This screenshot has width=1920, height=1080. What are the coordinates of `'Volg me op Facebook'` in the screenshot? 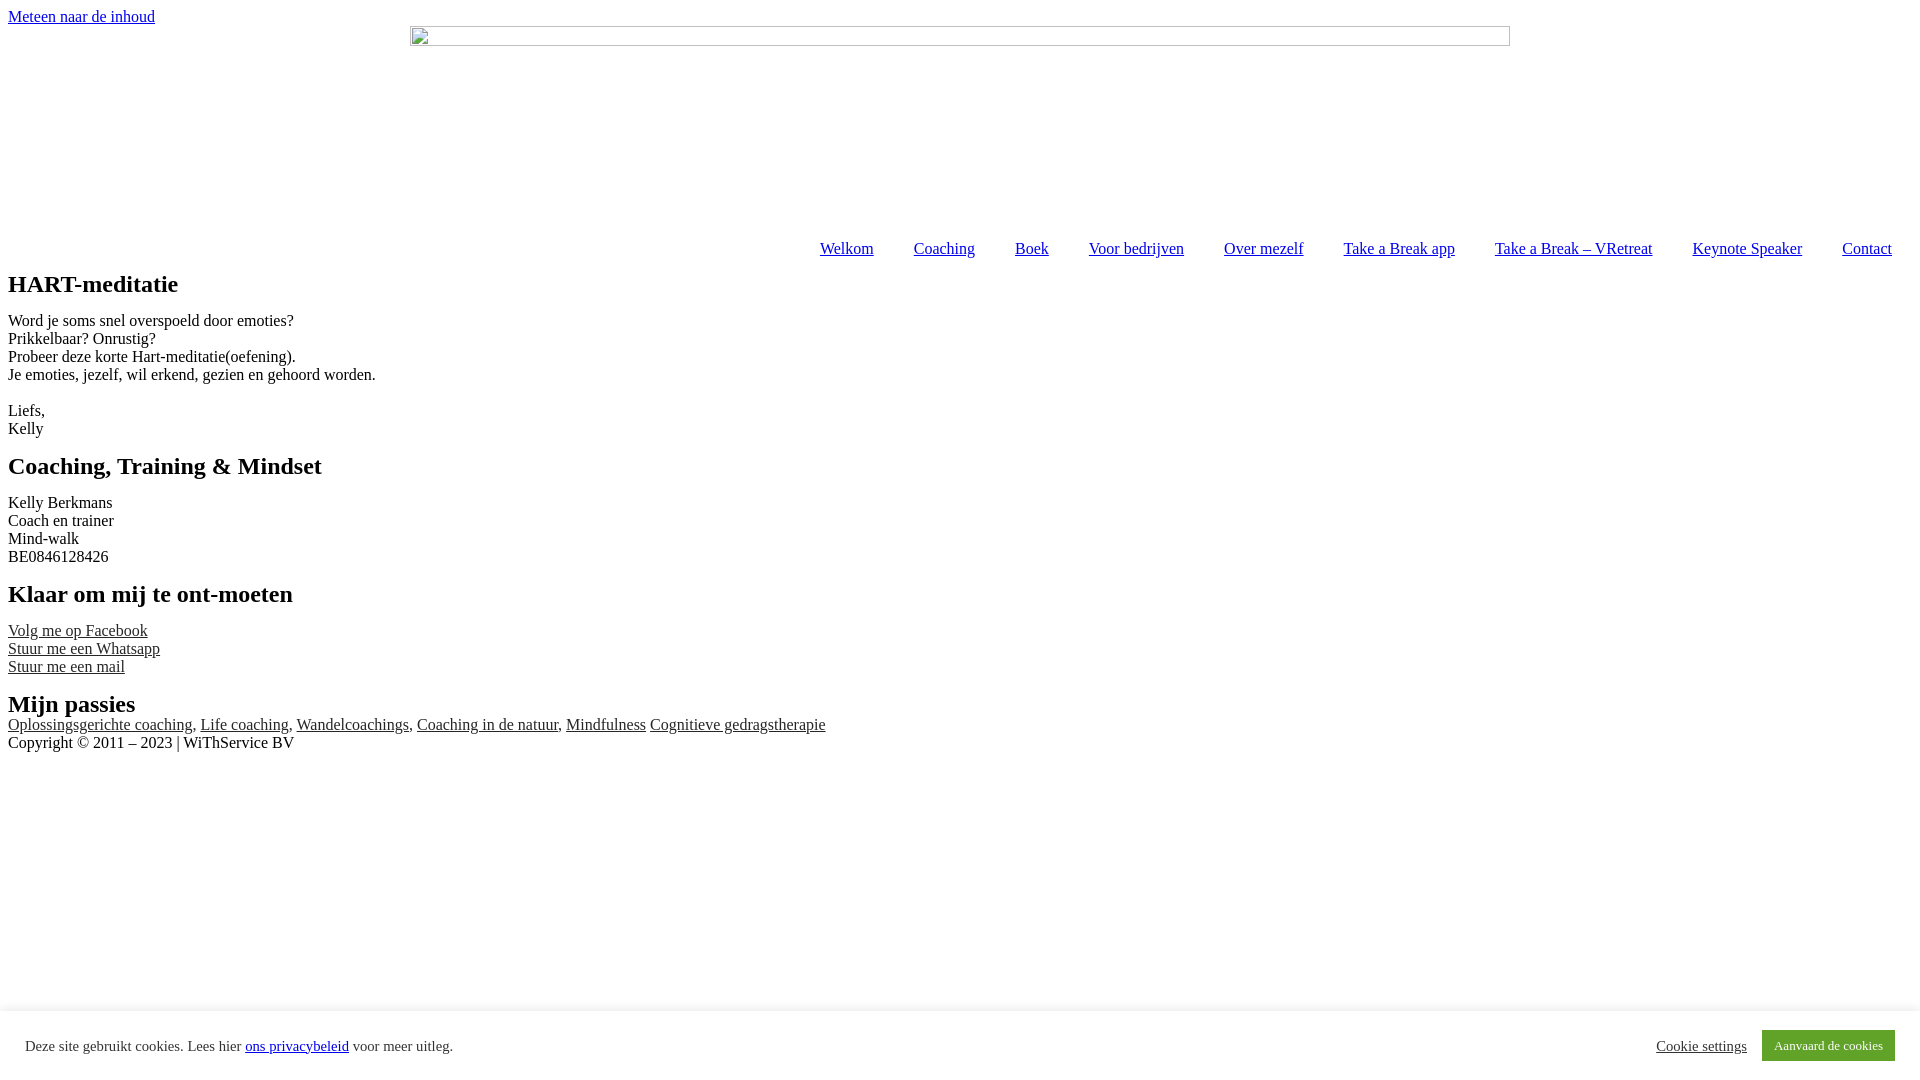 It's located at (77, 630).